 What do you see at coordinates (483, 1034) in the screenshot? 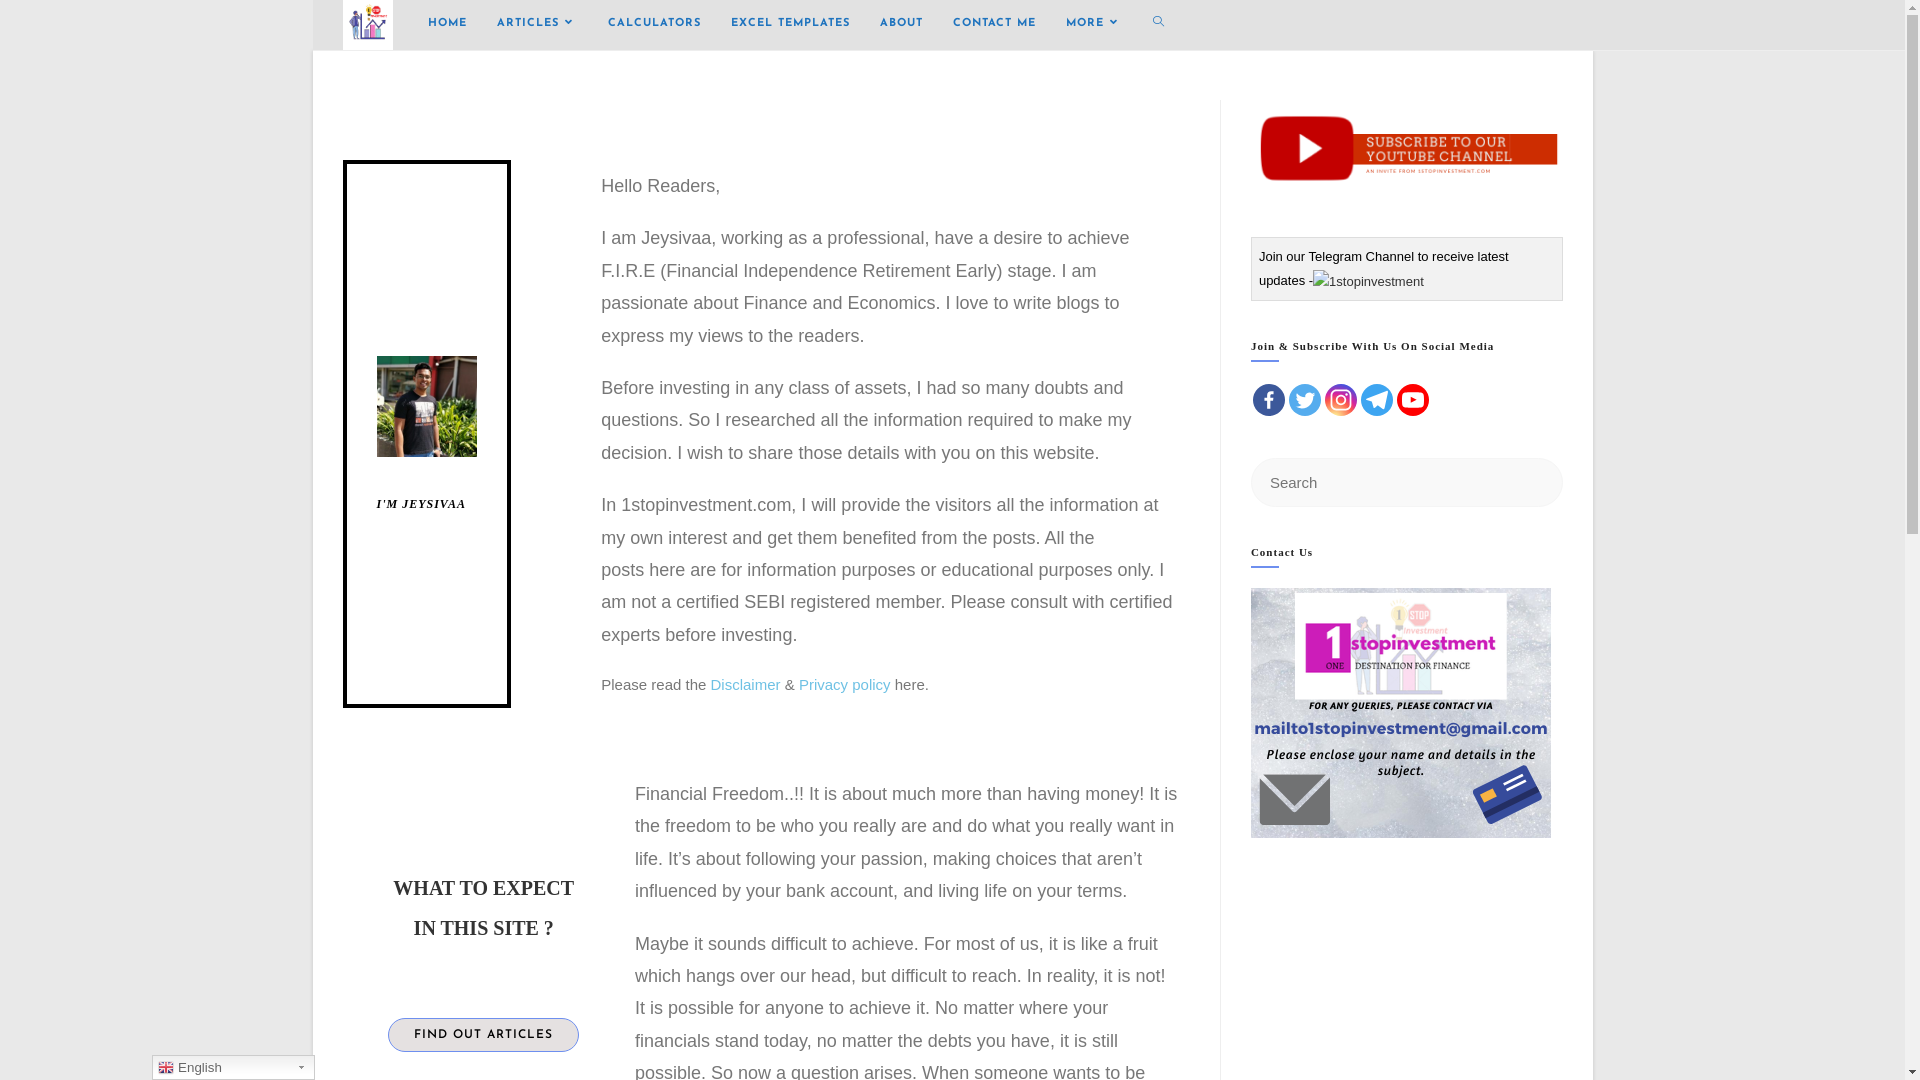
I see `'FIND OUT ARTICLES'` at bounding box center [483, 1034].